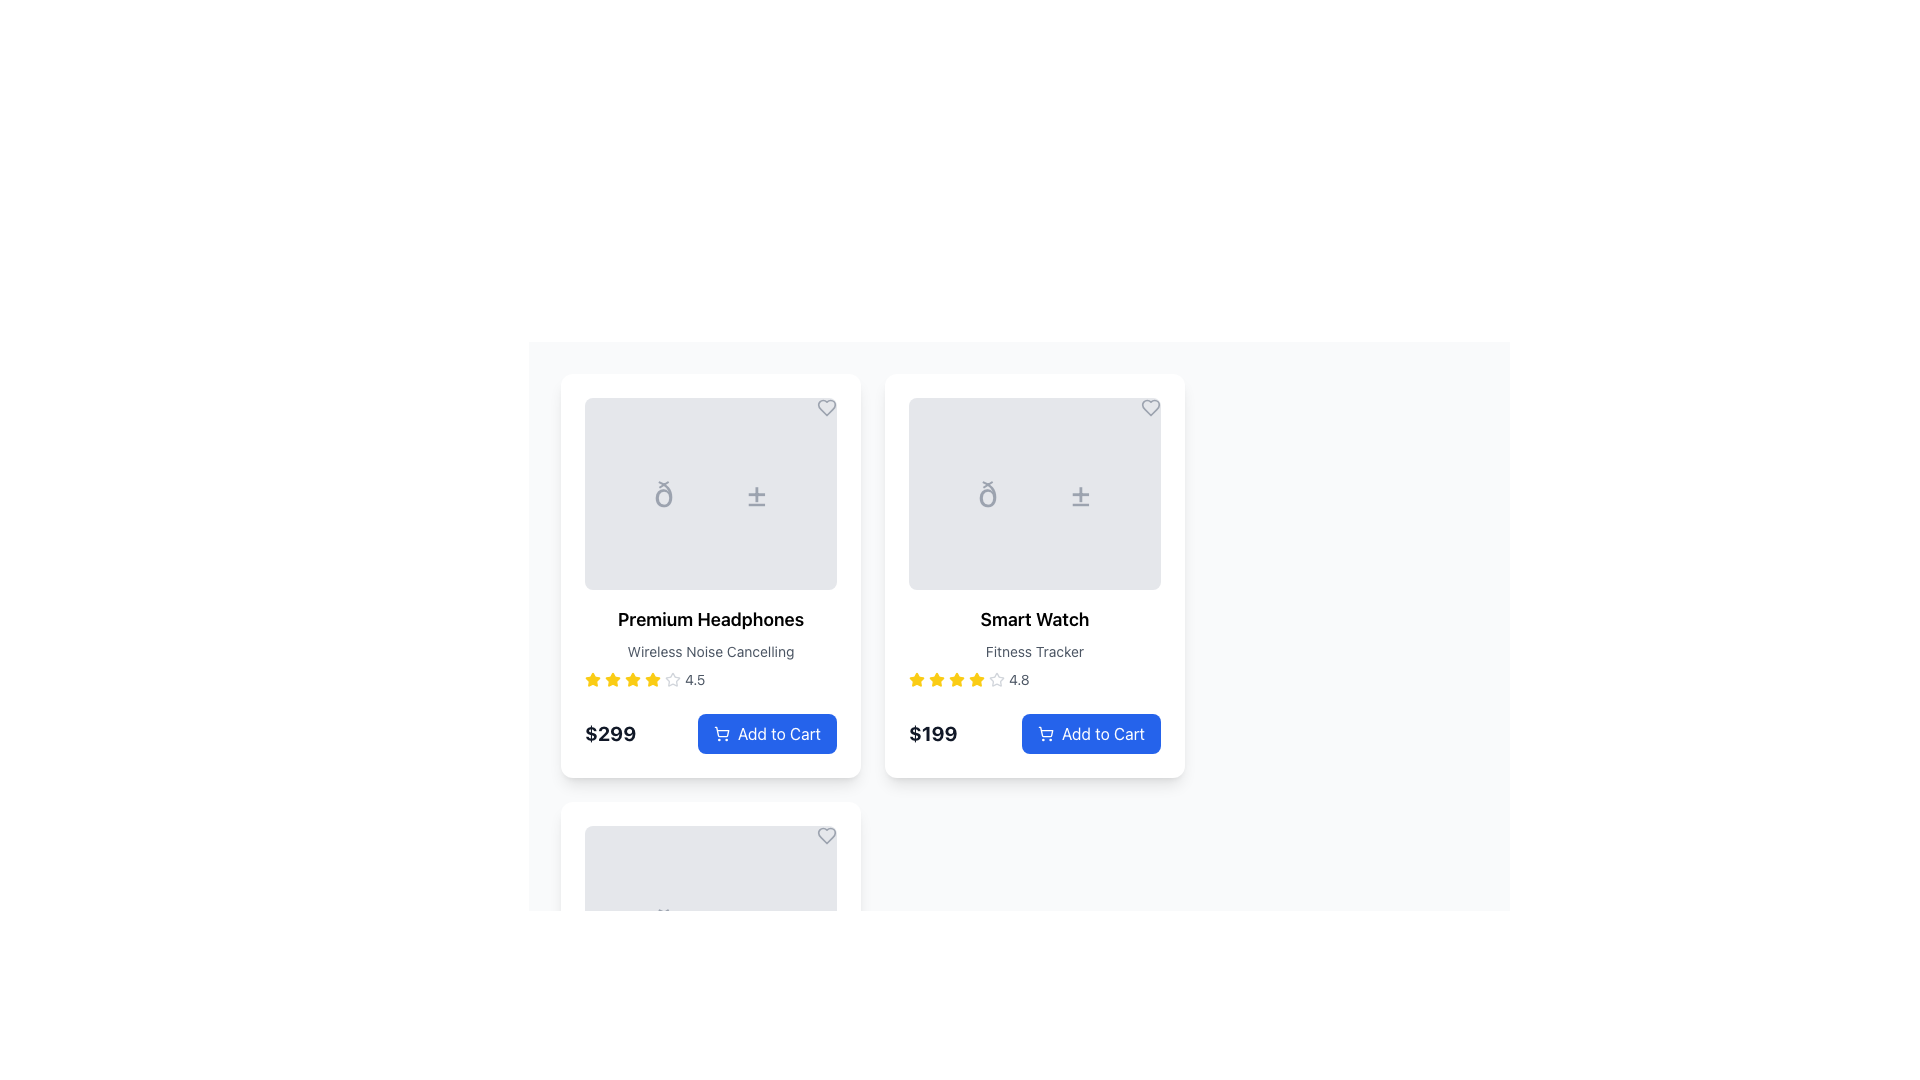 Image resolution: width=1920 pixels, height=1080 pixels. Describe the element at coordinates (632, 678) in the screenshot. I see `the fifth yellow star icon in the rating system of the Premium Headphones product card, which indicates a rating` at that location.